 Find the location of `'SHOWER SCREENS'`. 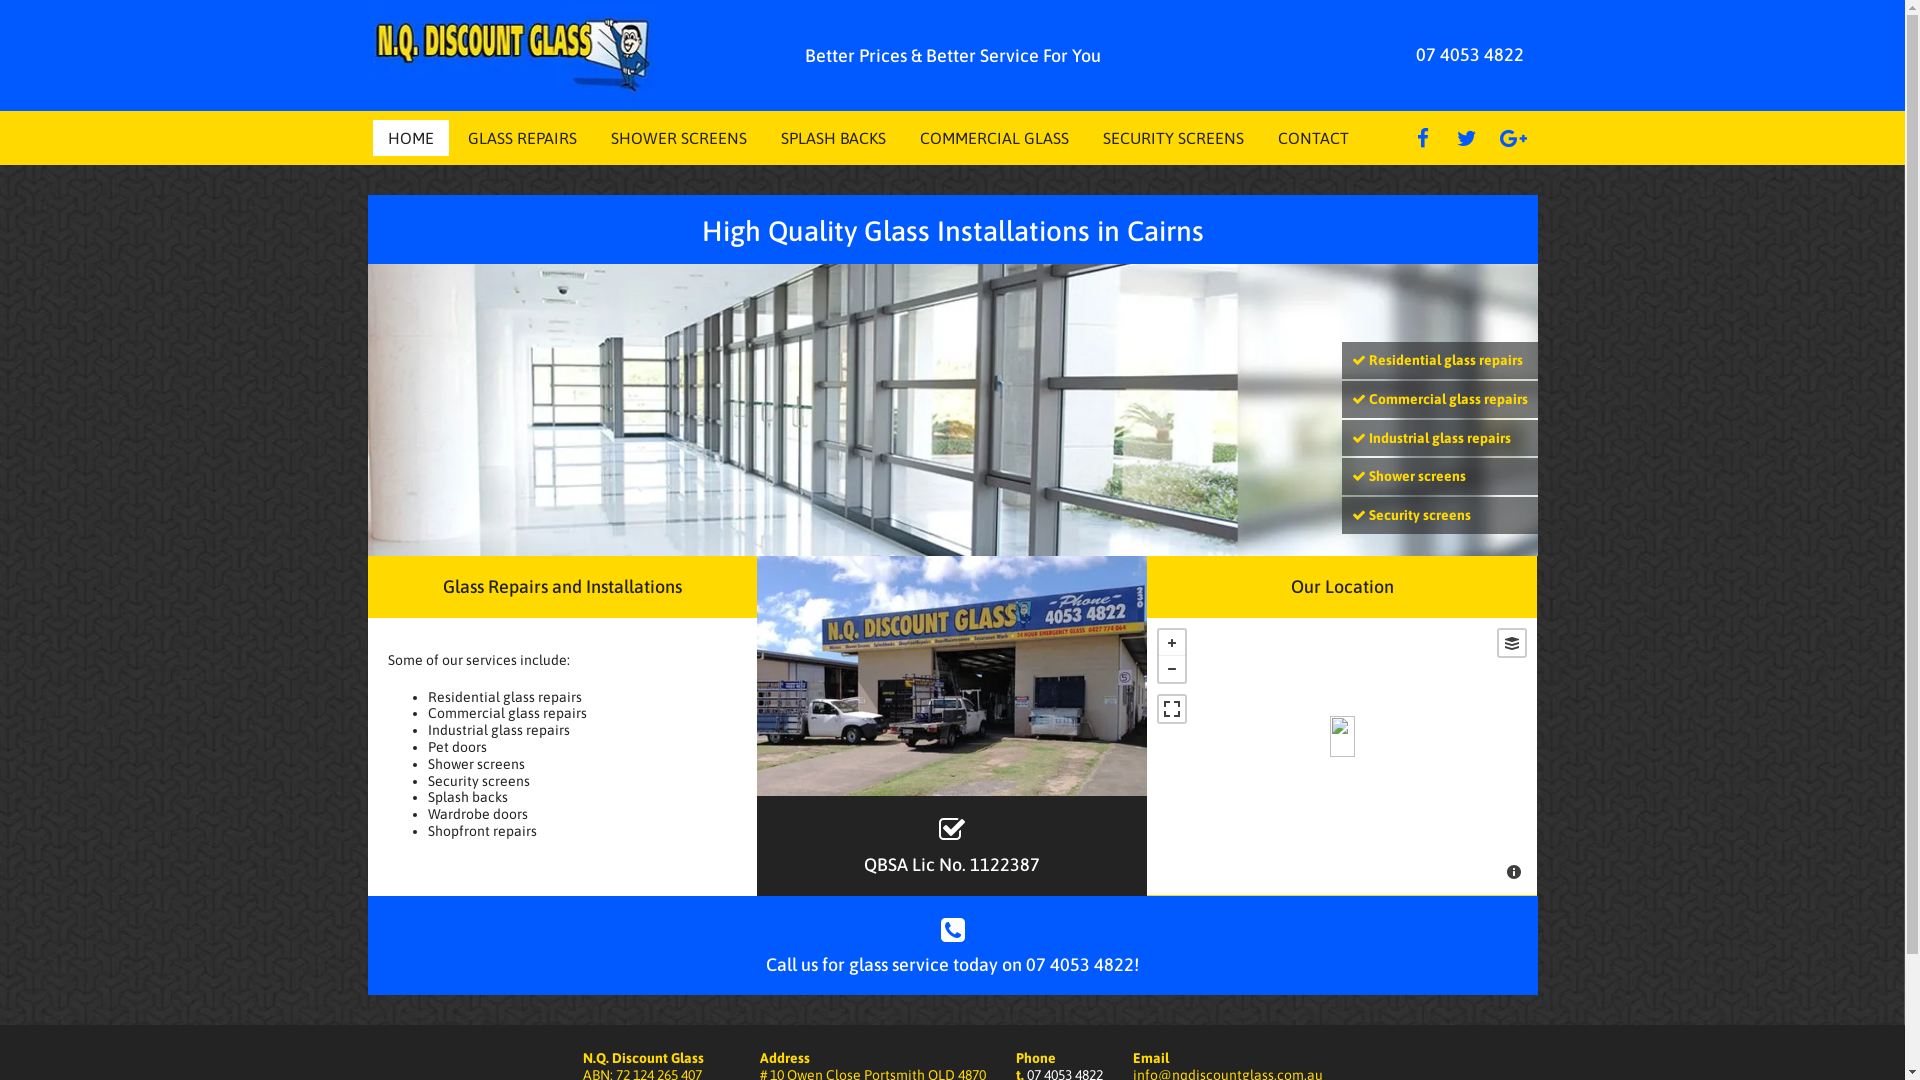

'SHOWER SCREENS' is located at coordinates (677, 137).